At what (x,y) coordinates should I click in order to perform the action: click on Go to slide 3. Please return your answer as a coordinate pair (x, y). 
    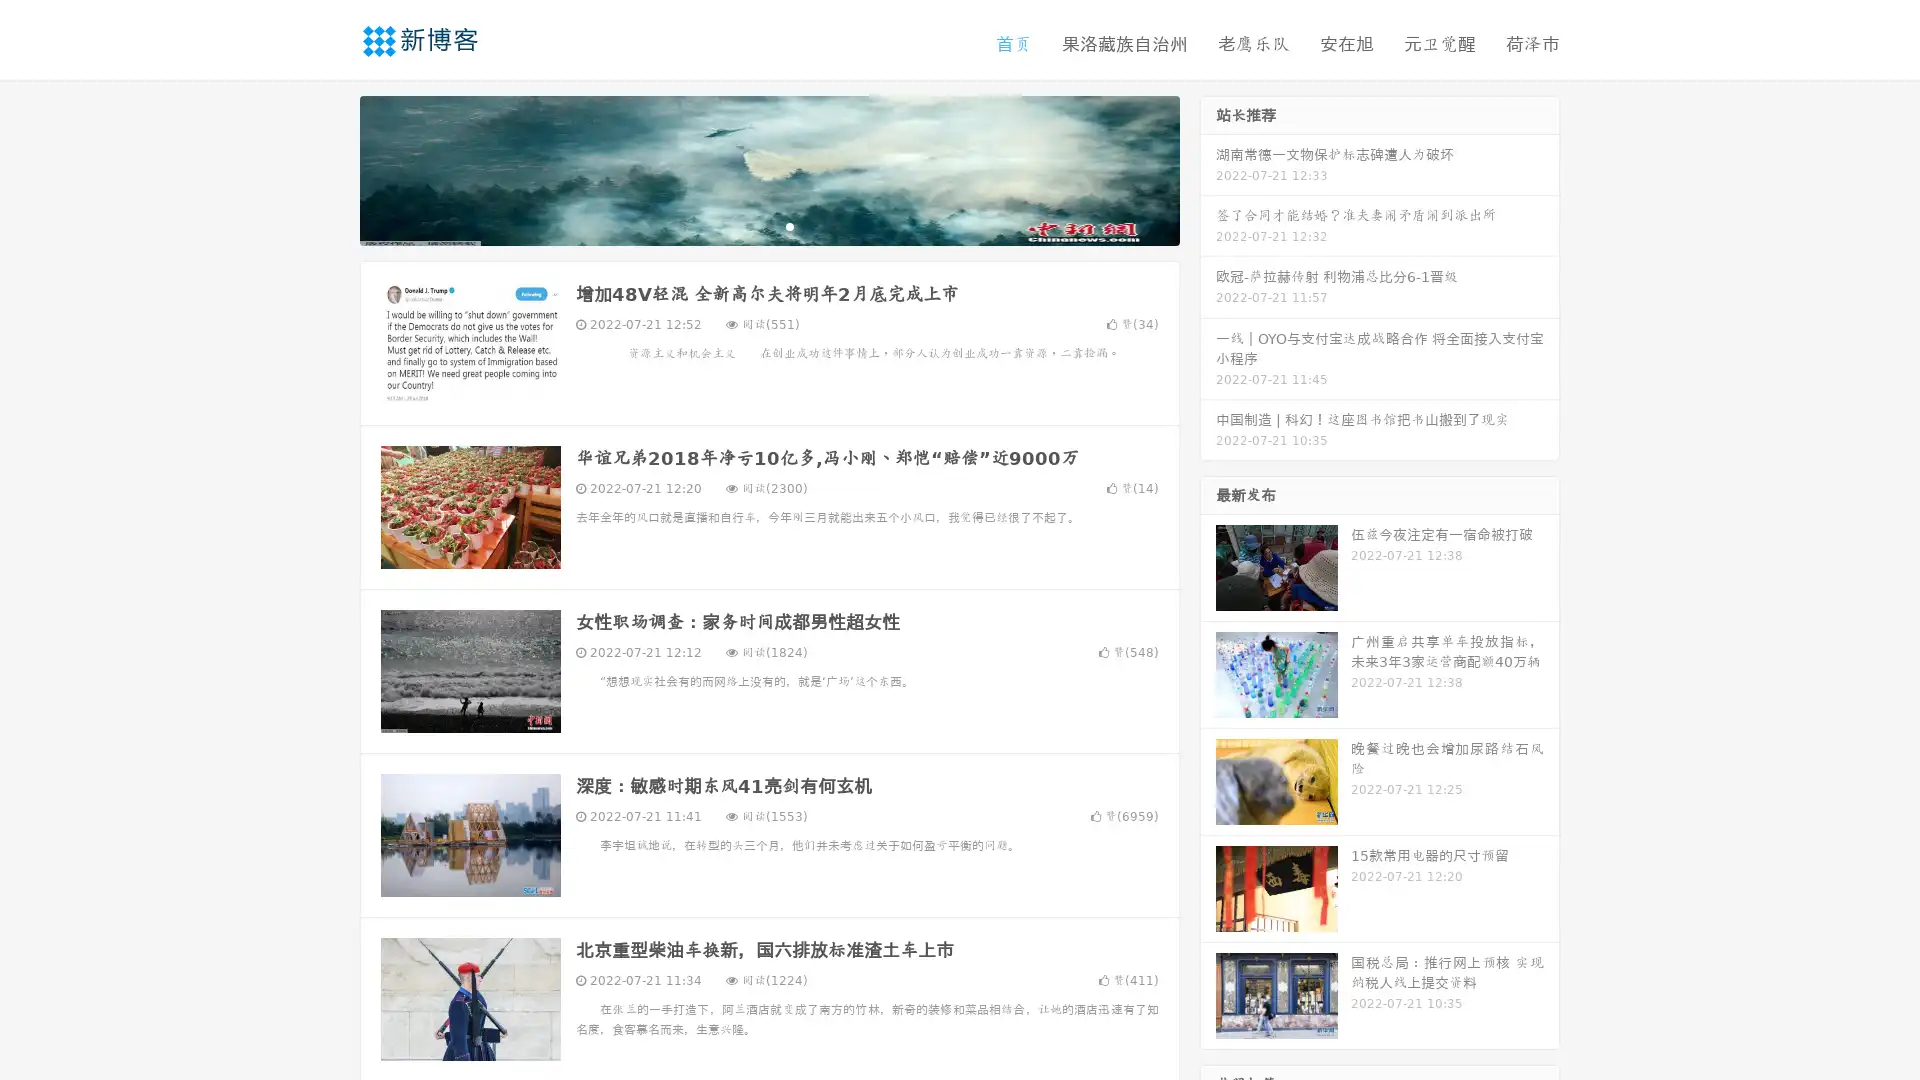
    Looking at the image, I should click on (789, 225).